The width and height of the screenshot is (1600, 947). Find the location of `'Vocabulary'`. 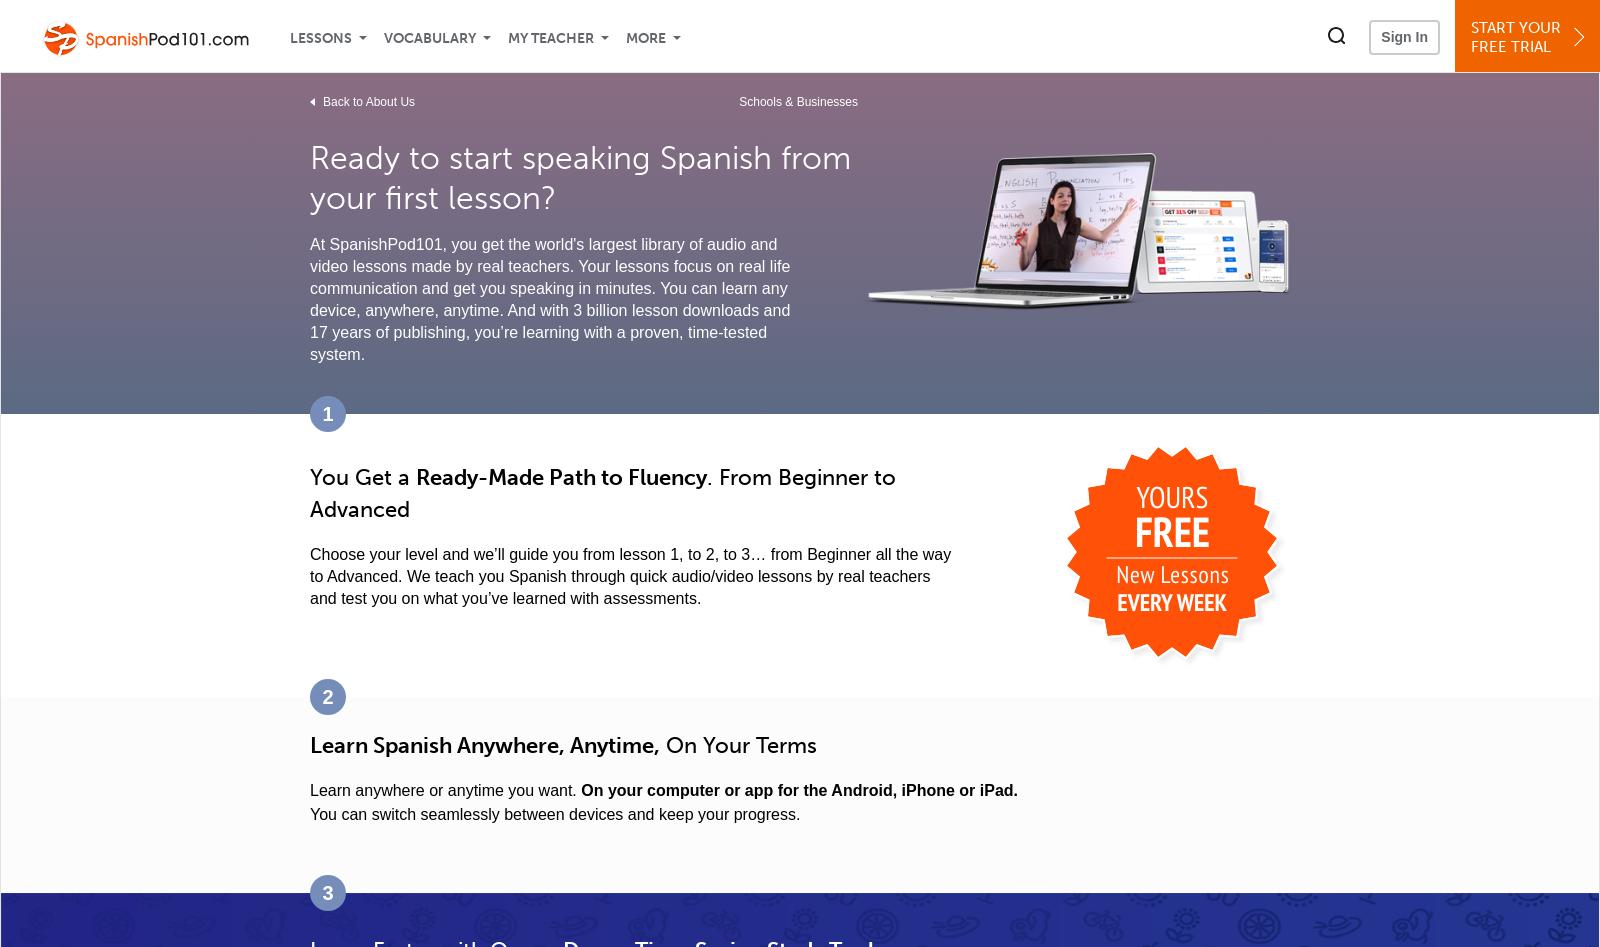

'Vocabulary' is located at coordinates (428, 38).